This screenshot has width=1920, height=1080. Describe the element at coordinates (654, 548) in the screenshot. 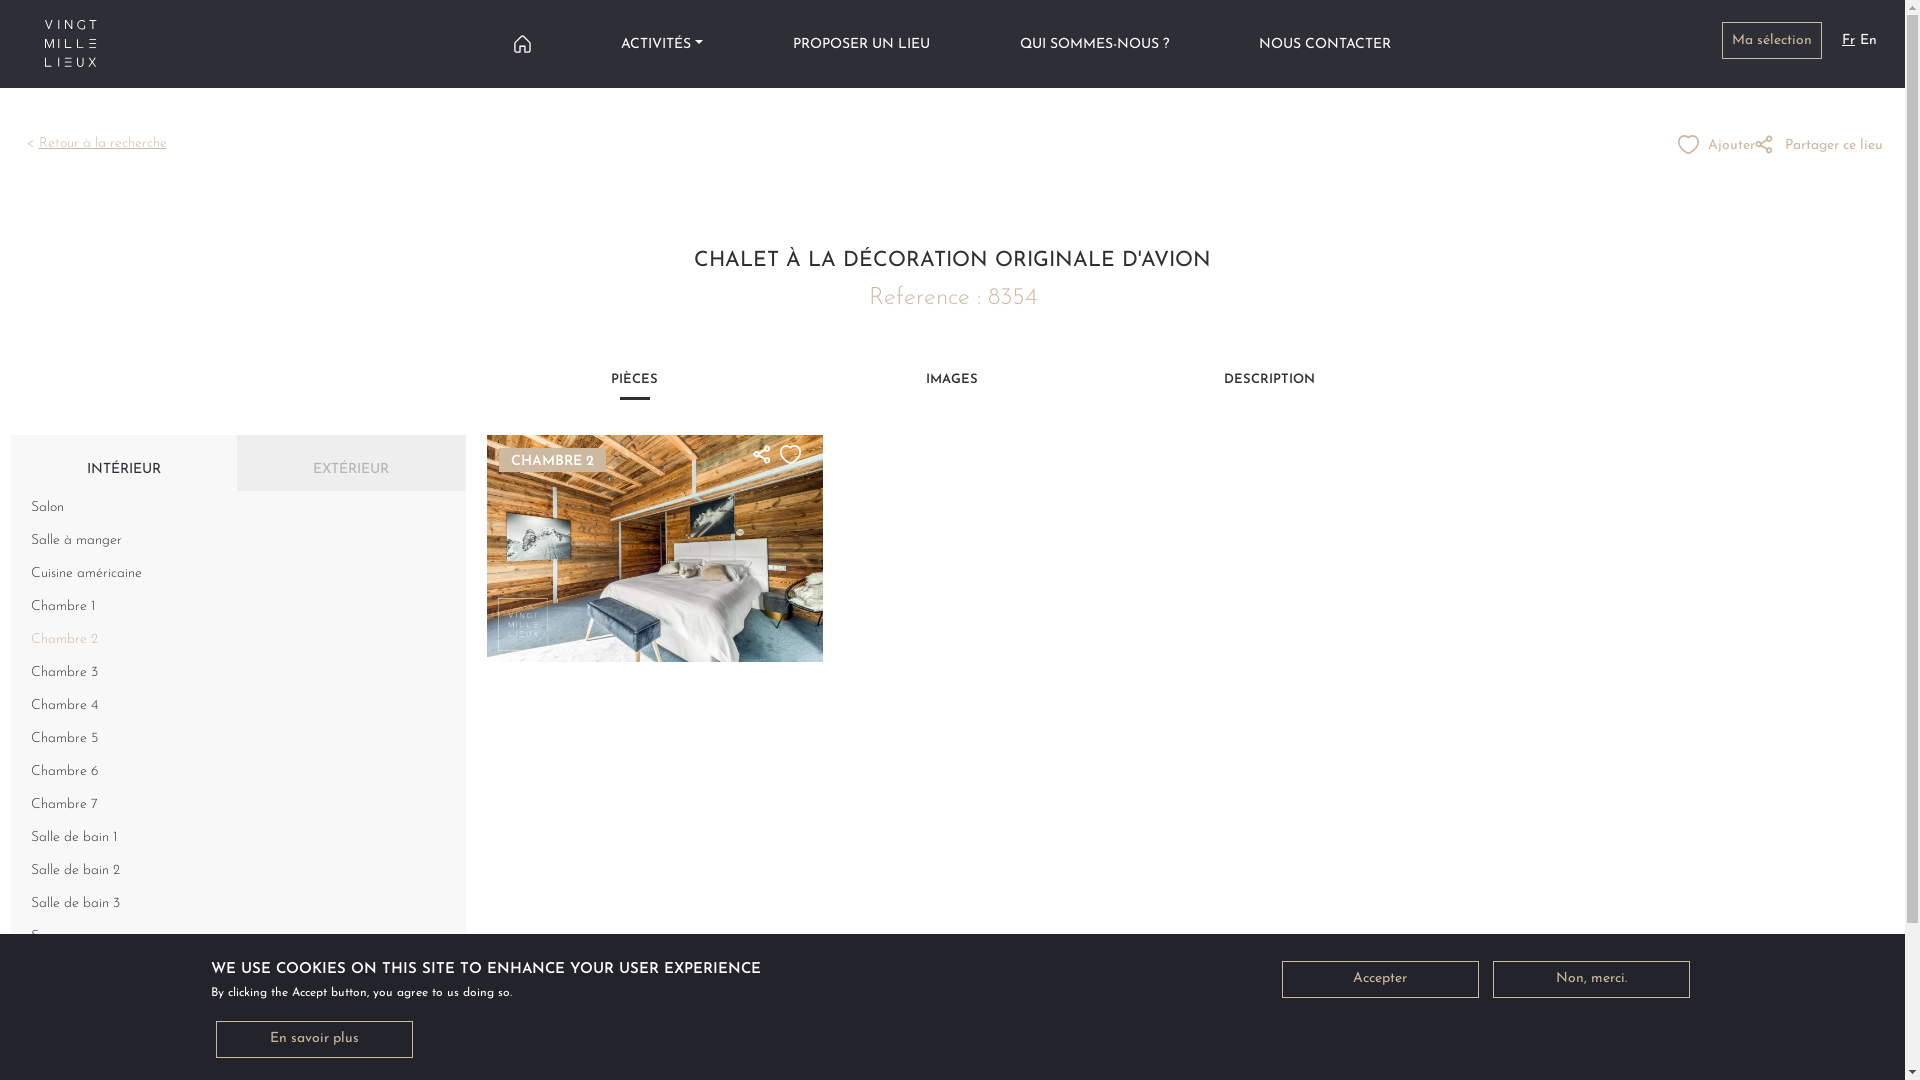

I see `'Image` at that location.